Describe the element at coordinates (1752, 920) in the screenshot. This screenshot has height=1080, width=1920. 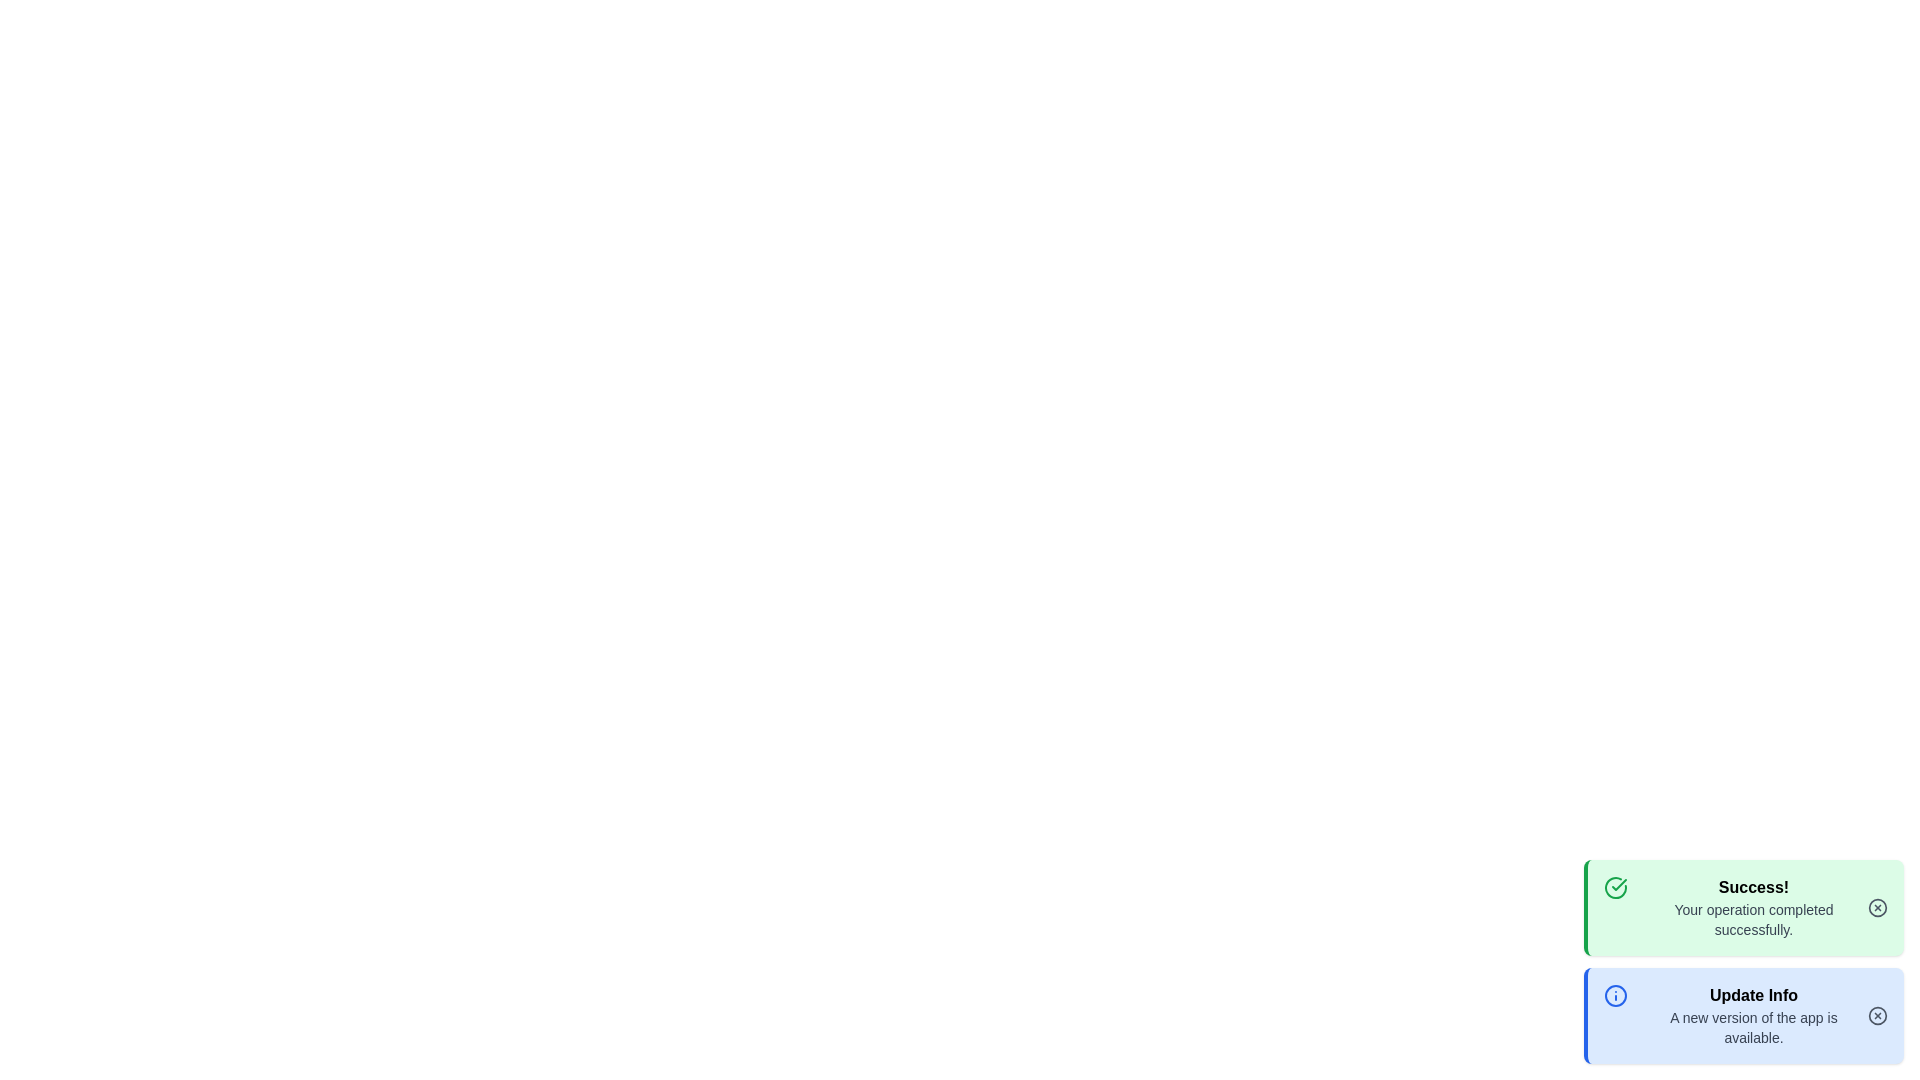
I see `the static text label that reads 'Your operation completed successfully.' located beneath the 'Success!' heading in the green notification card` at that location.